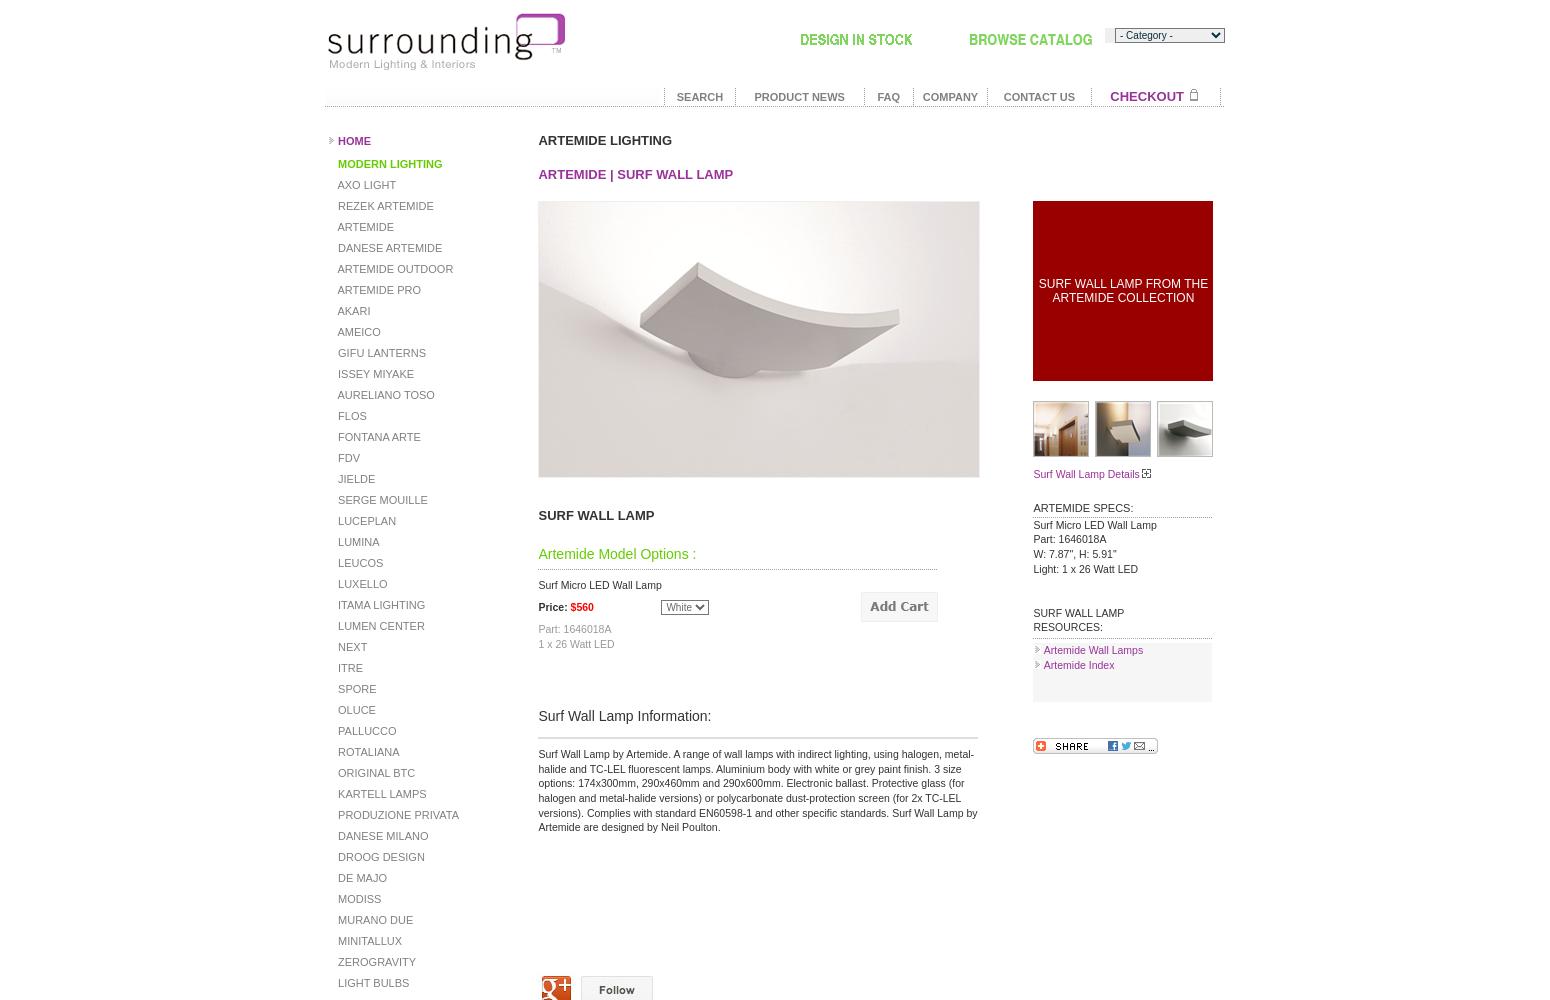  What do you see at coordinates (888, 95) in the screenshot?
I see `'FAQ'` at bounding box center [888, 95].